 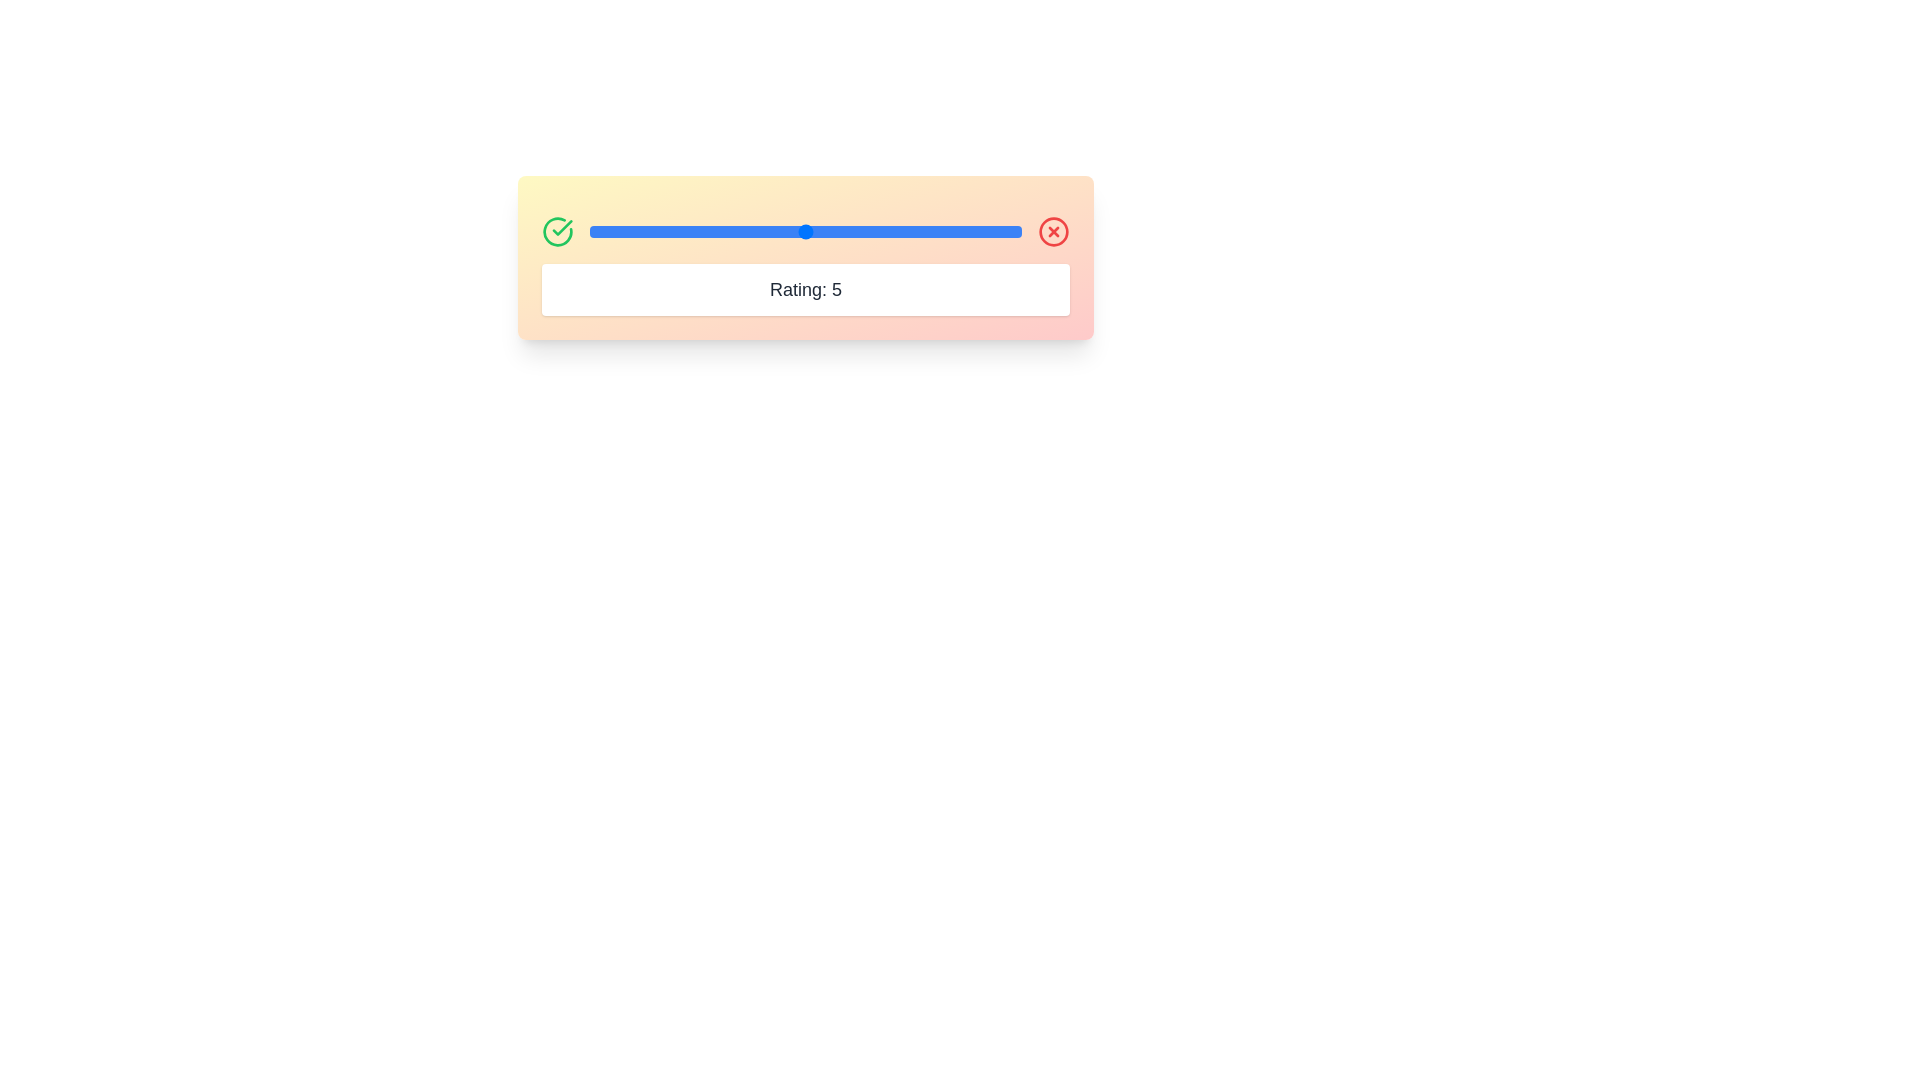 What do you see at coordinates (632, 230) in the screenshot?
I see `the slider value` at bounding box center [632, 230].